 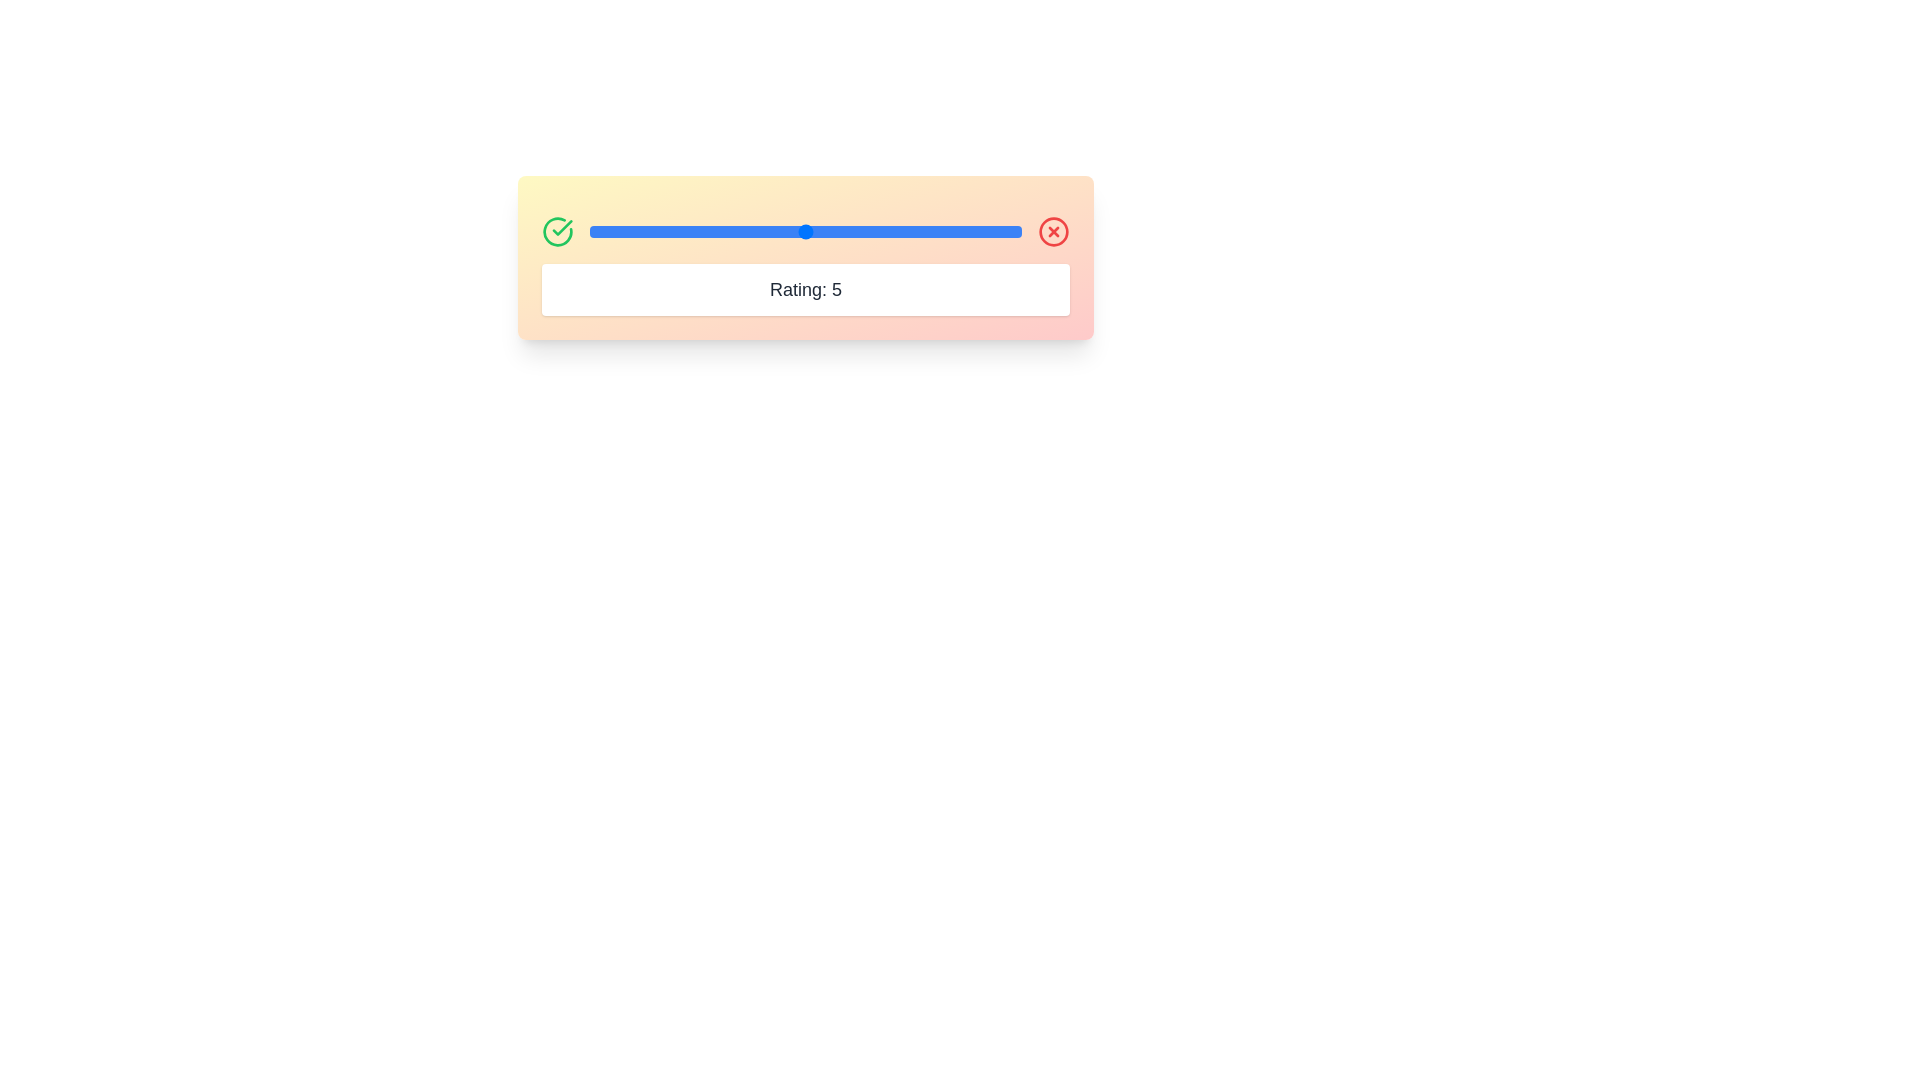 What do you see at coordinates (632, 230) in the screenshot?
I see `the slider value` at bounding box center [632, 230].